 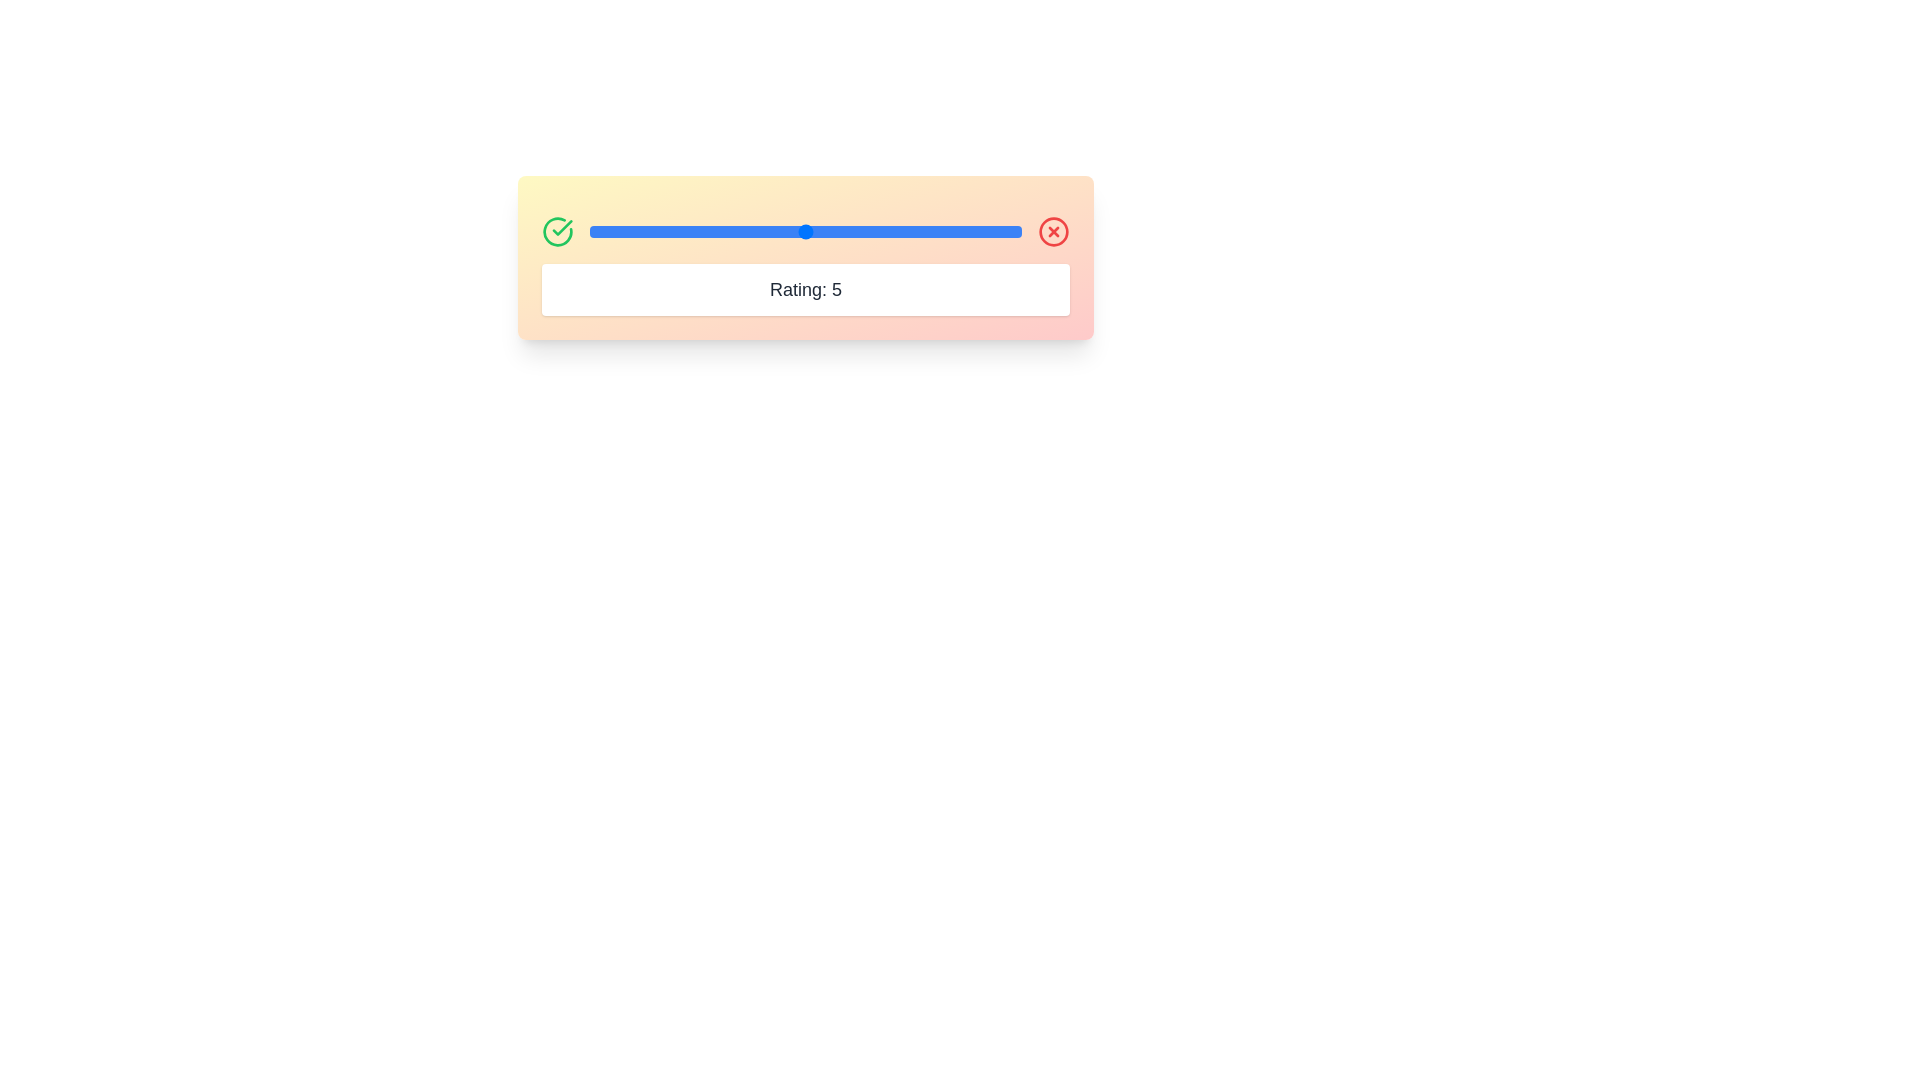 What do you see at coordinates (632, 230) in the screenshot?
I see `the slider value` at bounding box center [632, 230].